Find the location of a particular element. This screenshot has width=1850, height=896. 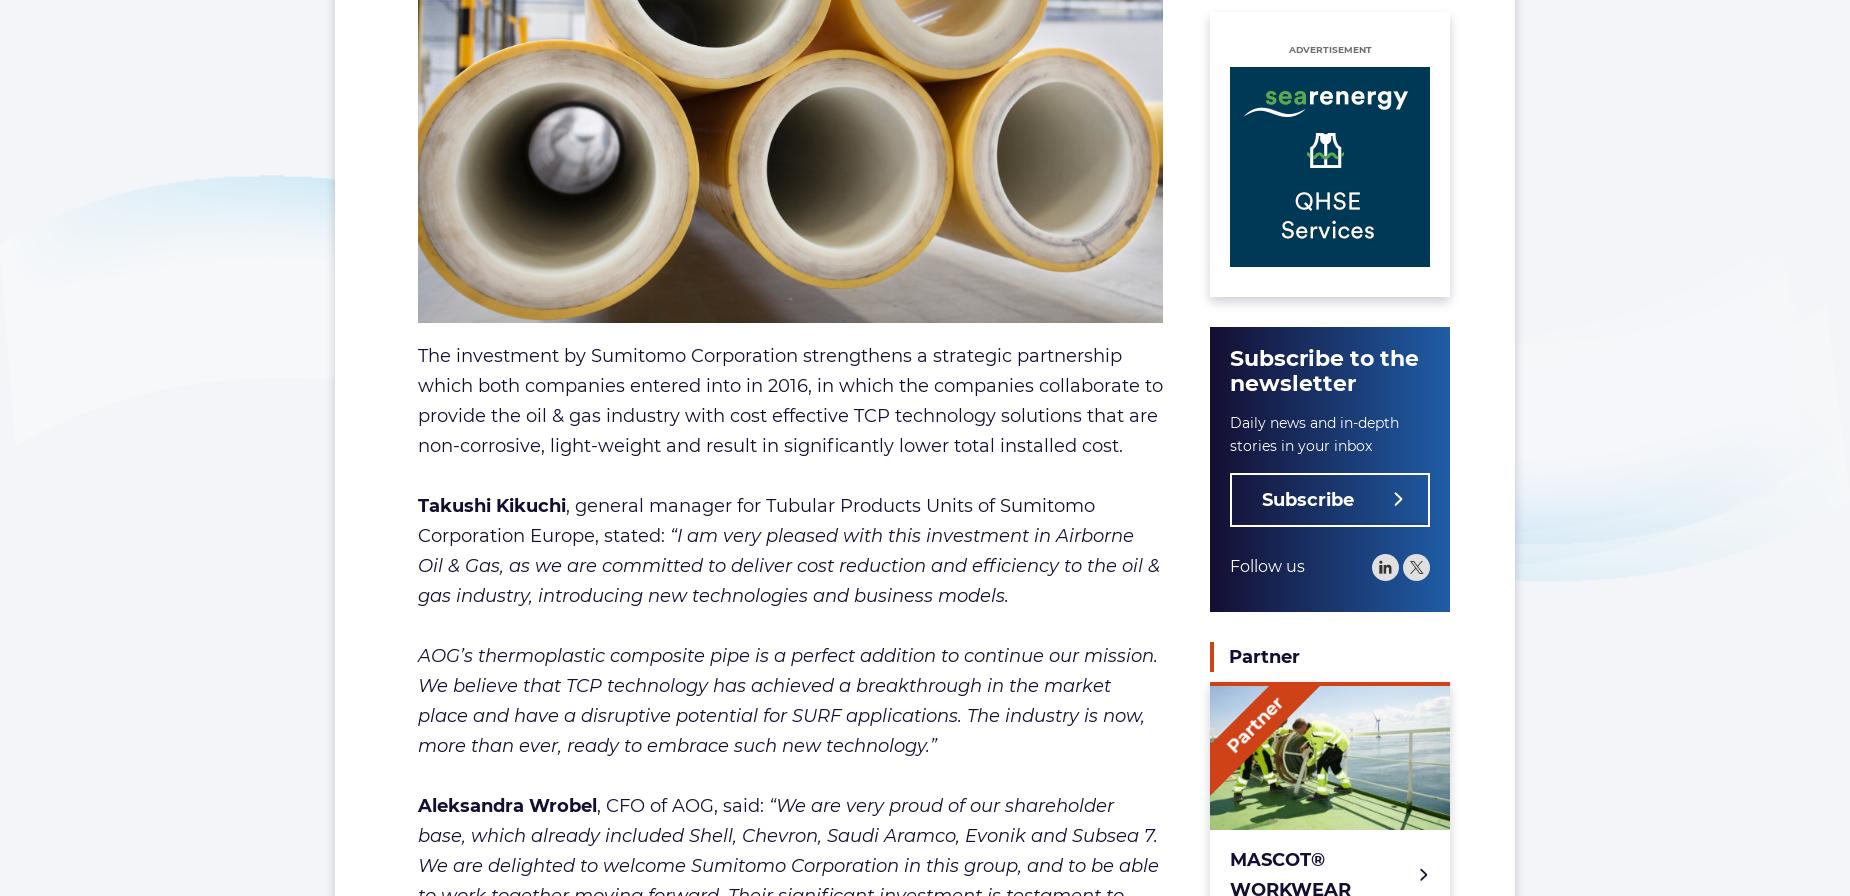

'The investment by Sumitomo Corporation strengthens a strategic partnership which both companies entered into in 2016, in which the companies collaborate to provide the oil & gas industry with cost effective TCP technology solutions that are non-corrosive, light-weight and result in significantly lower total installed cost.' is located at coordinates (789, 399).